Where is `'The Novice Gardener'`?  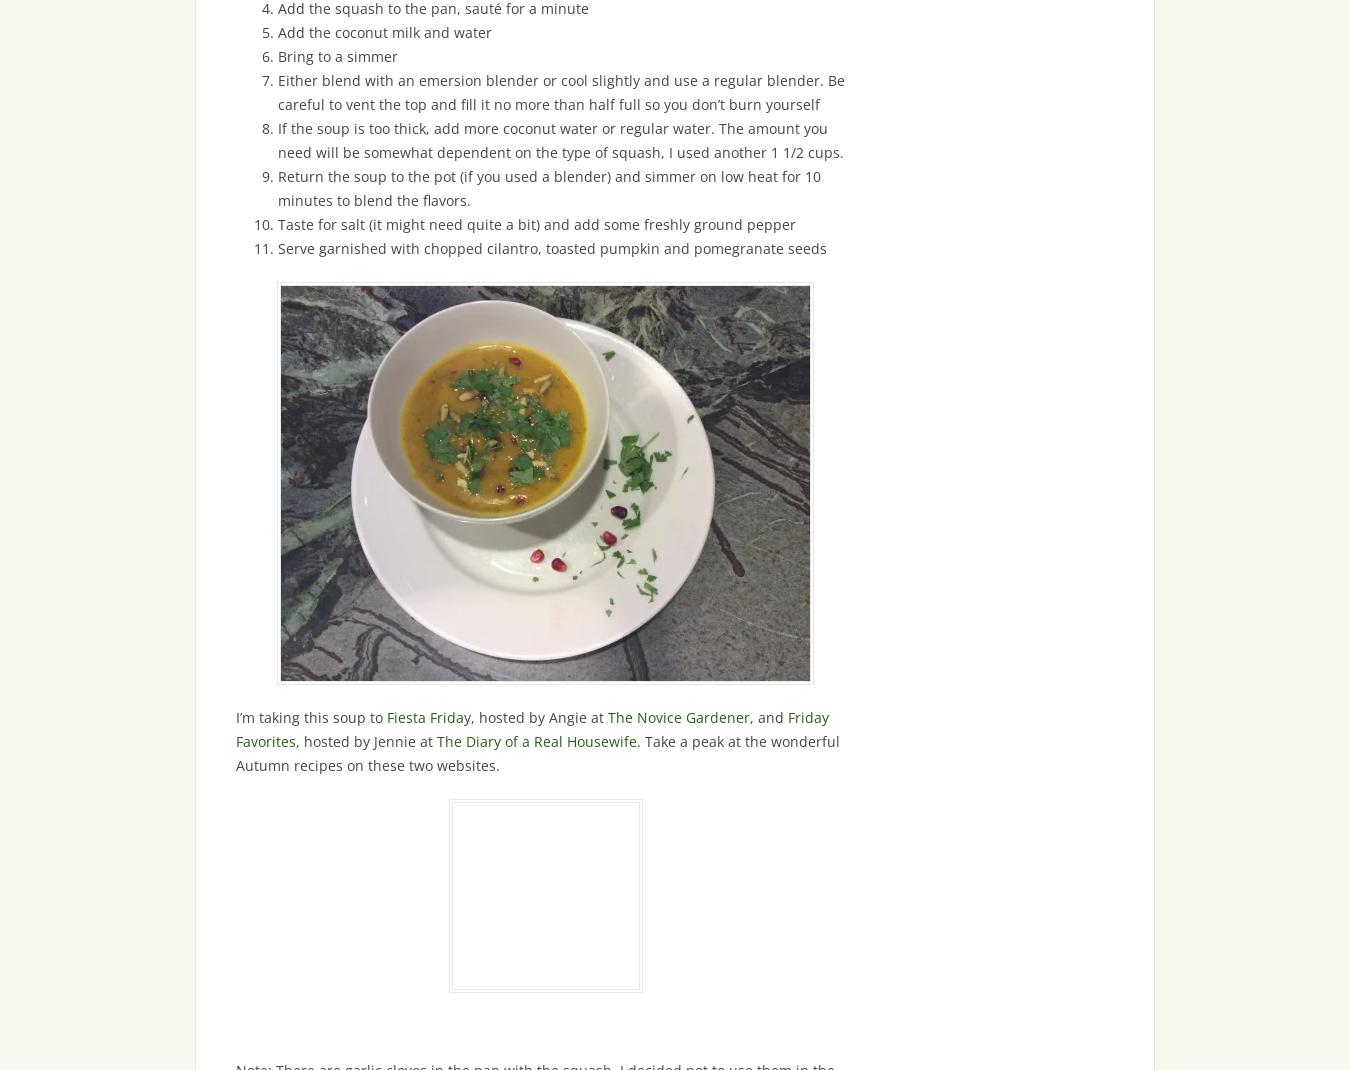
'The Novice Gardener' is located at coordinates (678, 716).